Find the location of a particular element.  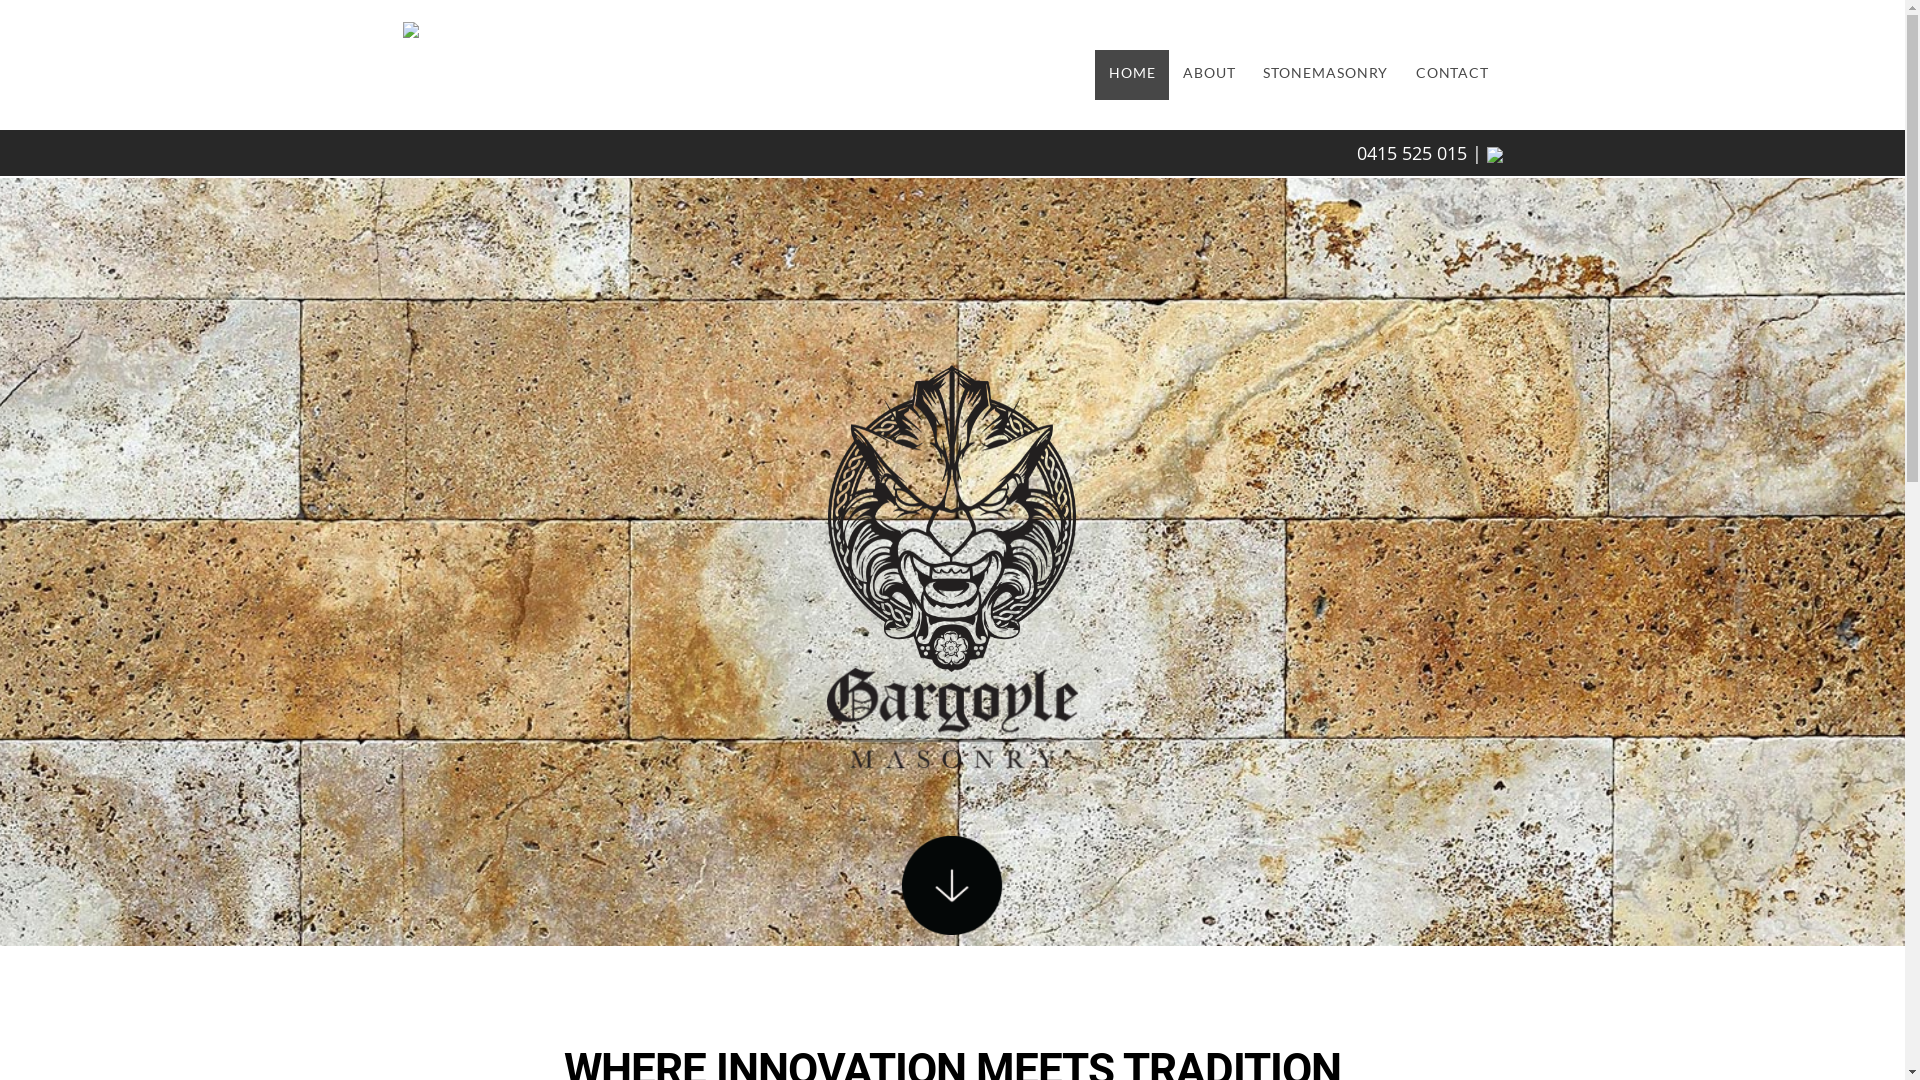

'0415 525 015' is located at coordinates (1410, 152).